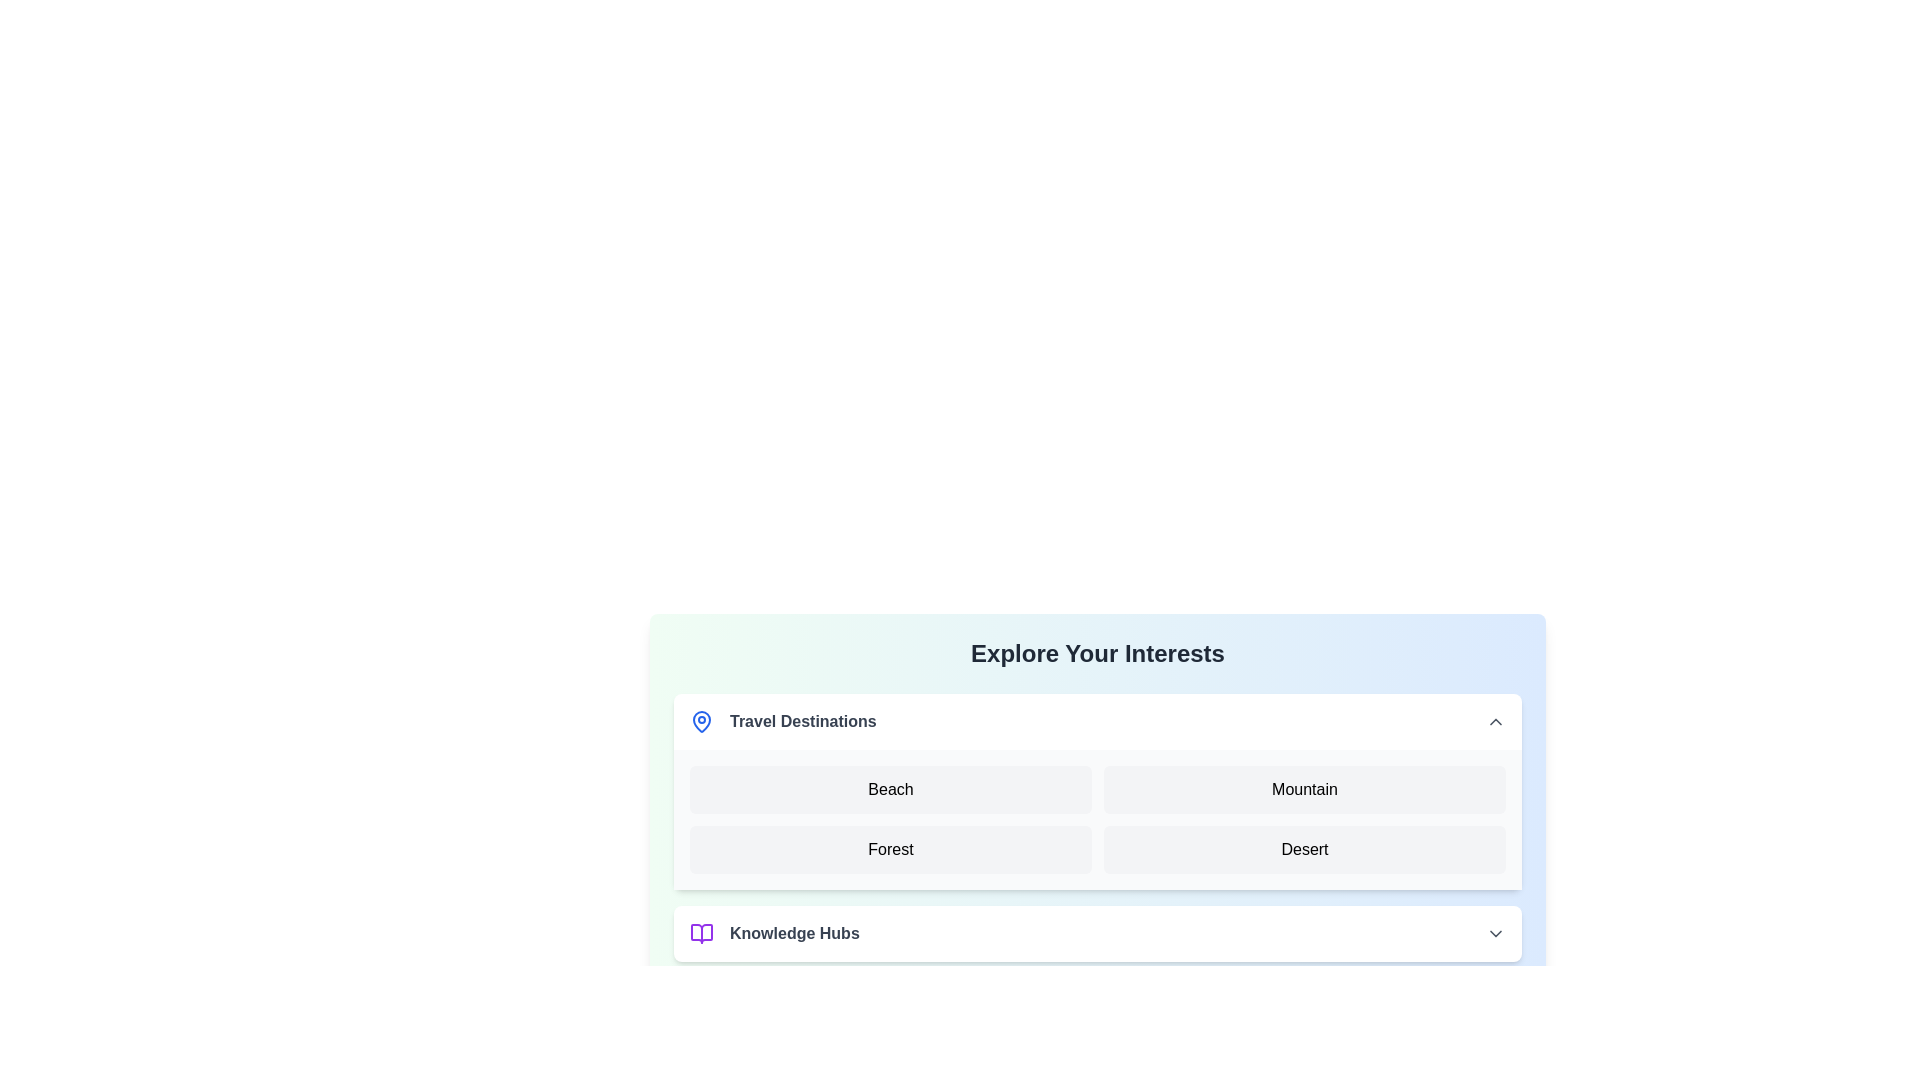 The width and height of the screenshot is (1920, 1080). I want to click on the Chevron toggle icon located at the far right of the 'Travel Destinations' section header, so click(1496, 721).